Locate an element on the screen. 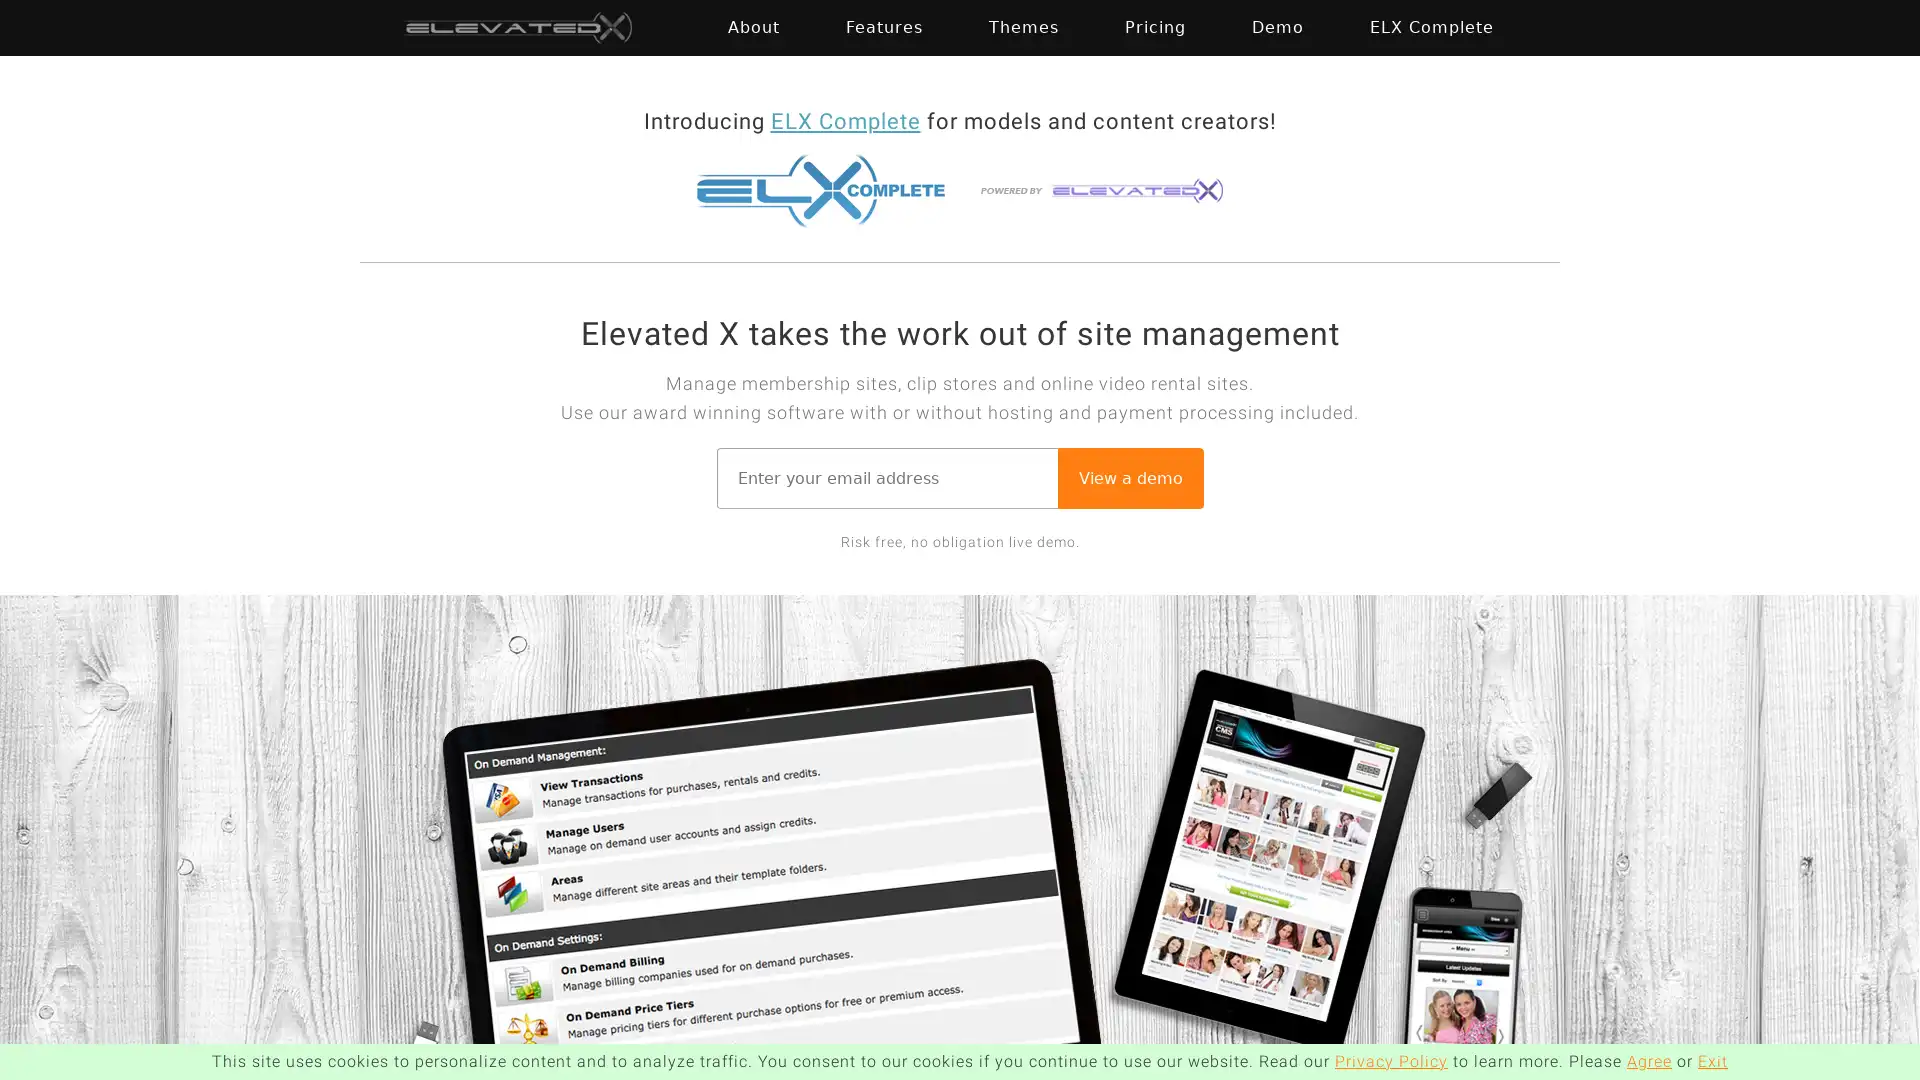 This screenshot has width=1920, height=1080. View a demo is located at coordinates (1129, 477).